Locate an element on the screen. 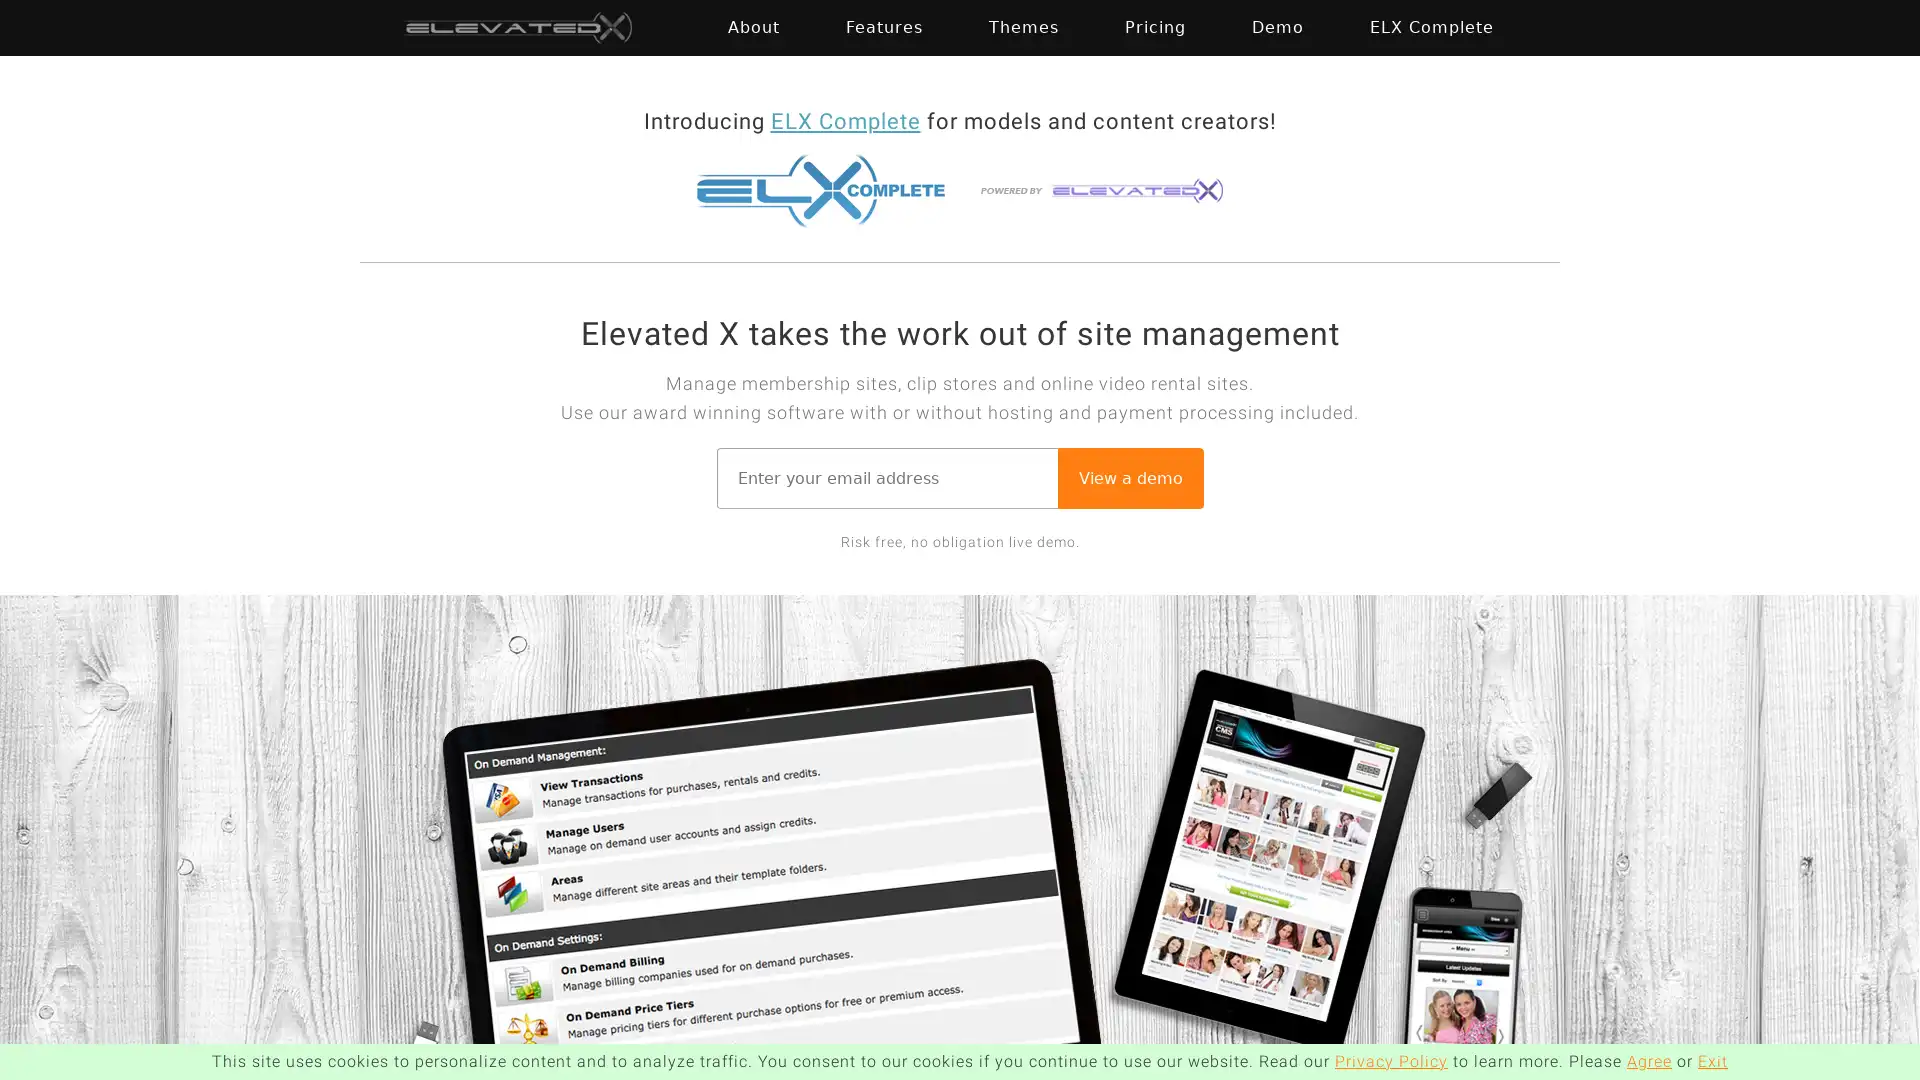 This screenshot has width=1920, height=1080. View a demo is located at coordinates (1129, 477).